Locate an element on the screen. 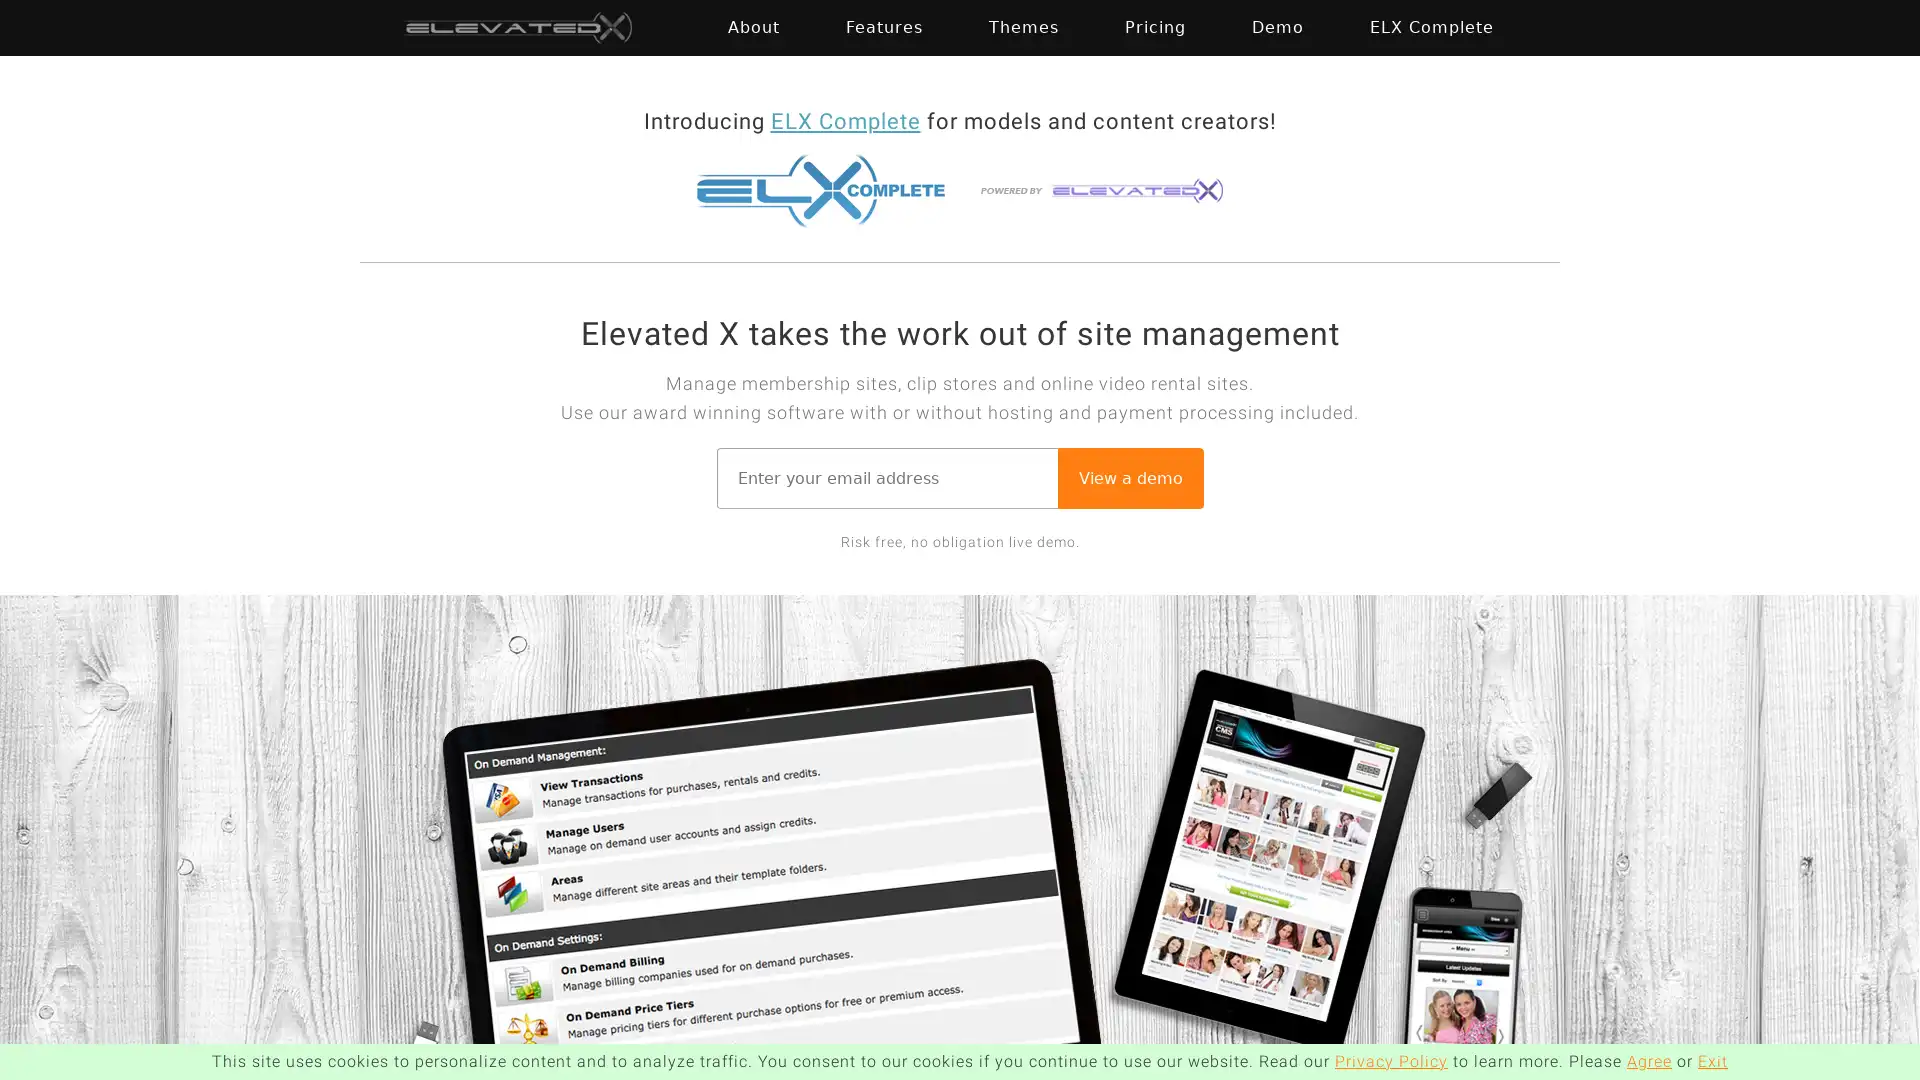 This screenshot has width=1920, height=1080. View a demo is located at coordinates (1129, 477).